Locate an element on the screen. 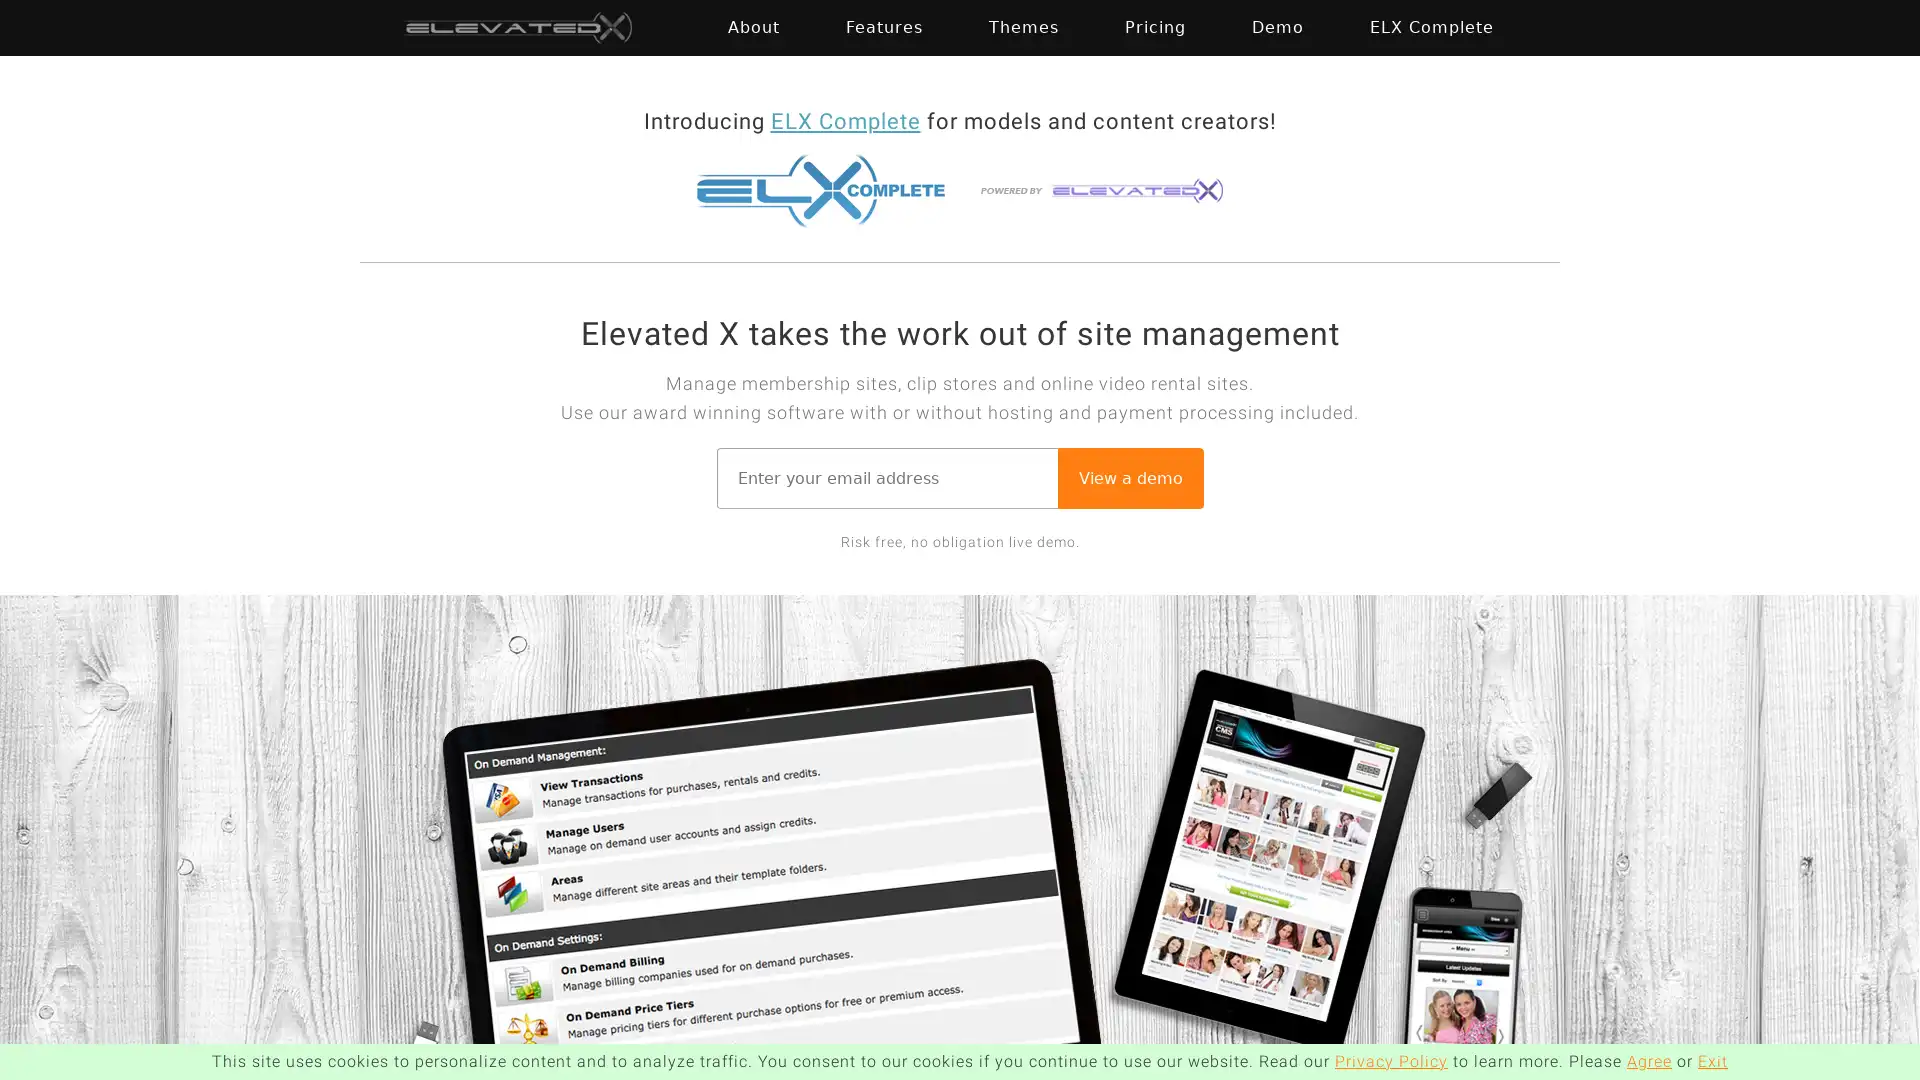 This screenshot has width=1920, height=1080. View a demo is located at coordinates (1129, 477).